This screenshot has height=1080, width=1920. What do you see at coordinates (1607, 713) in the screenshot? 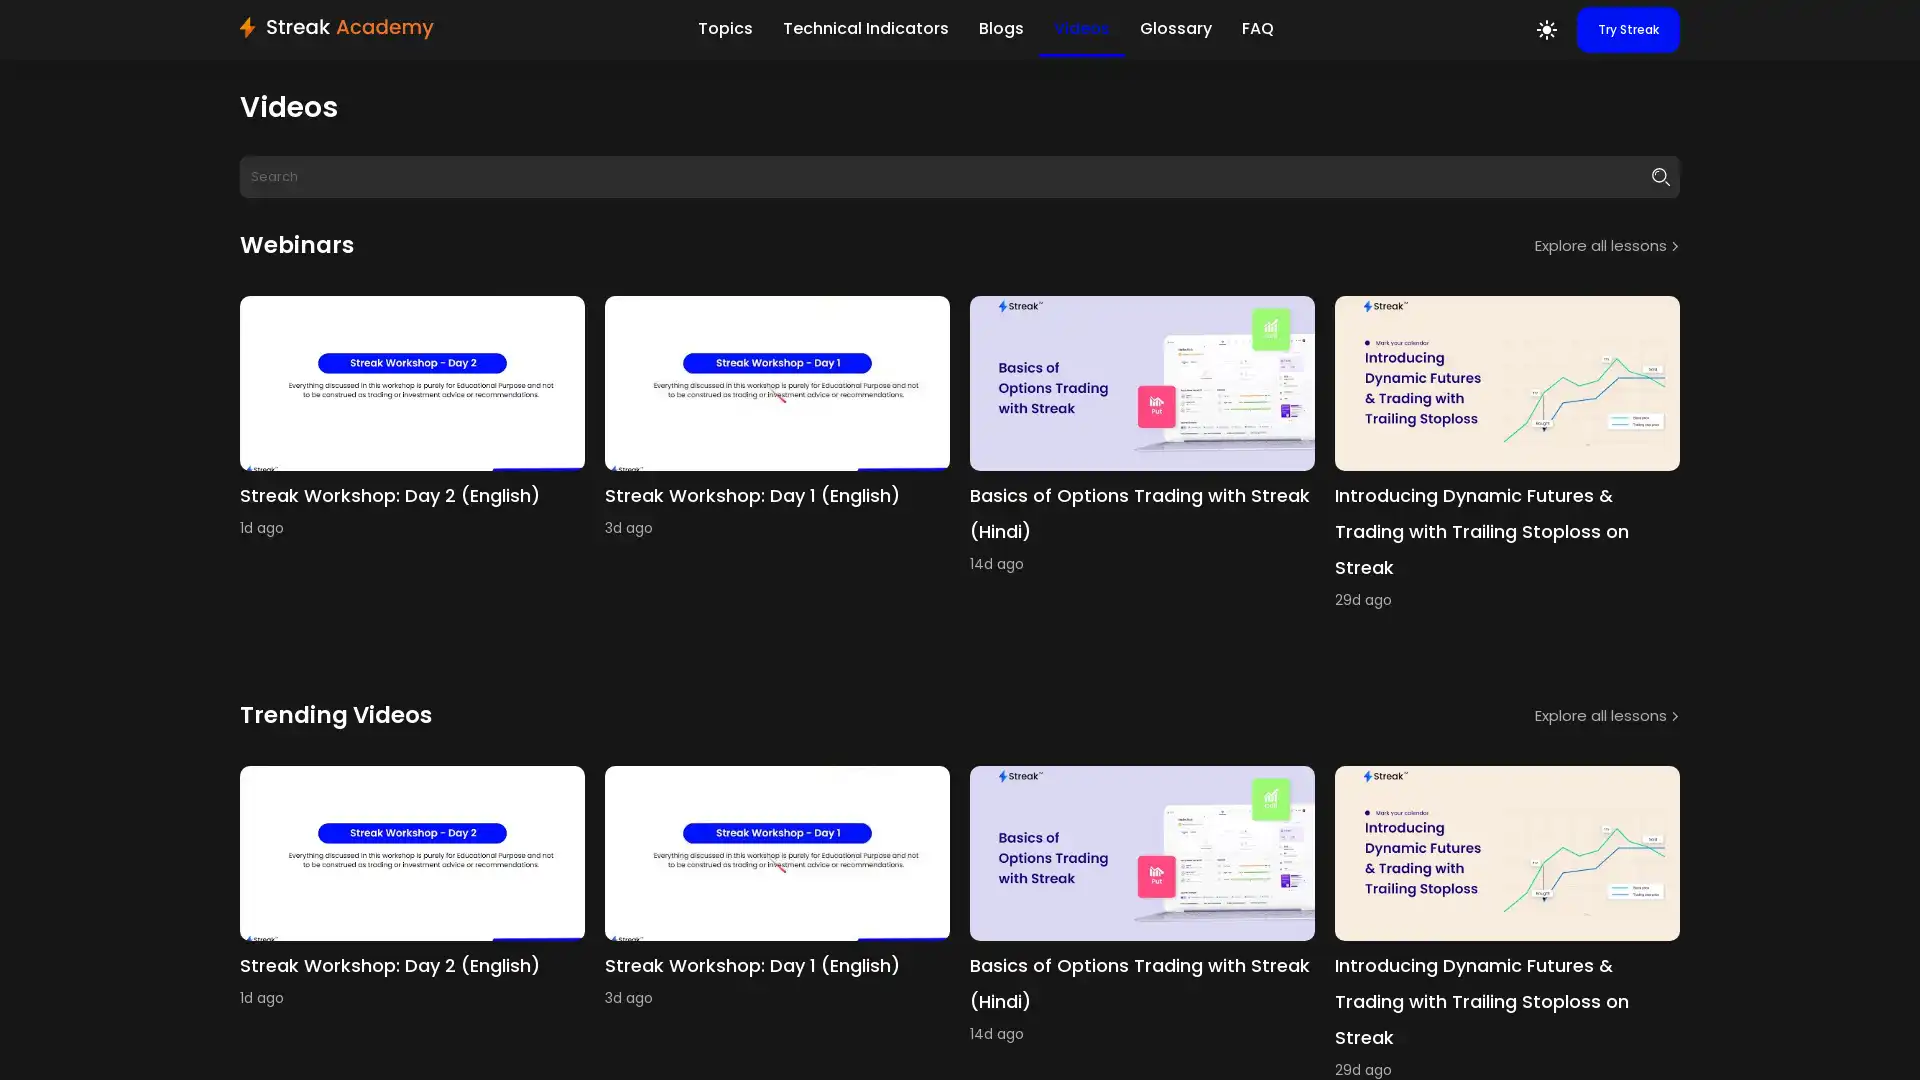
I see `Explore all lessons` at bounding box center [1607, 713].